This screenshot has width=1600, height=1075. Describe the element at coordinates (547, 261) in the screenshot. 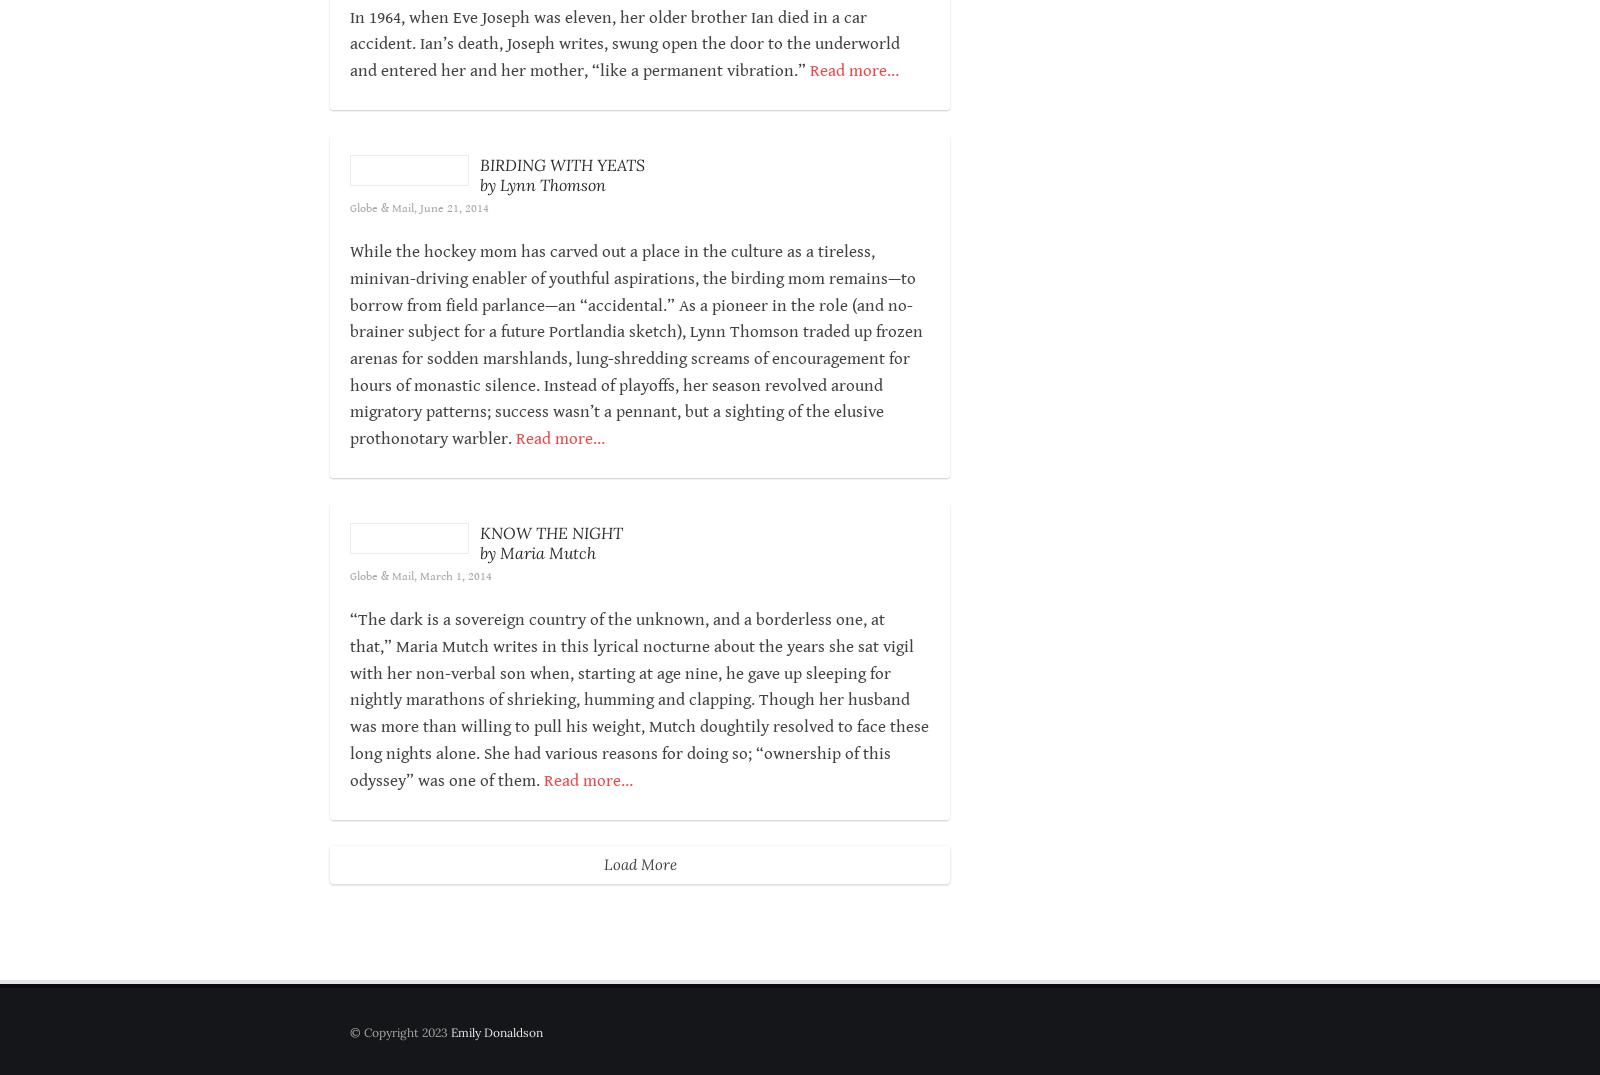

I see `'Globe & Mail, June 21, 2014'` at that location.